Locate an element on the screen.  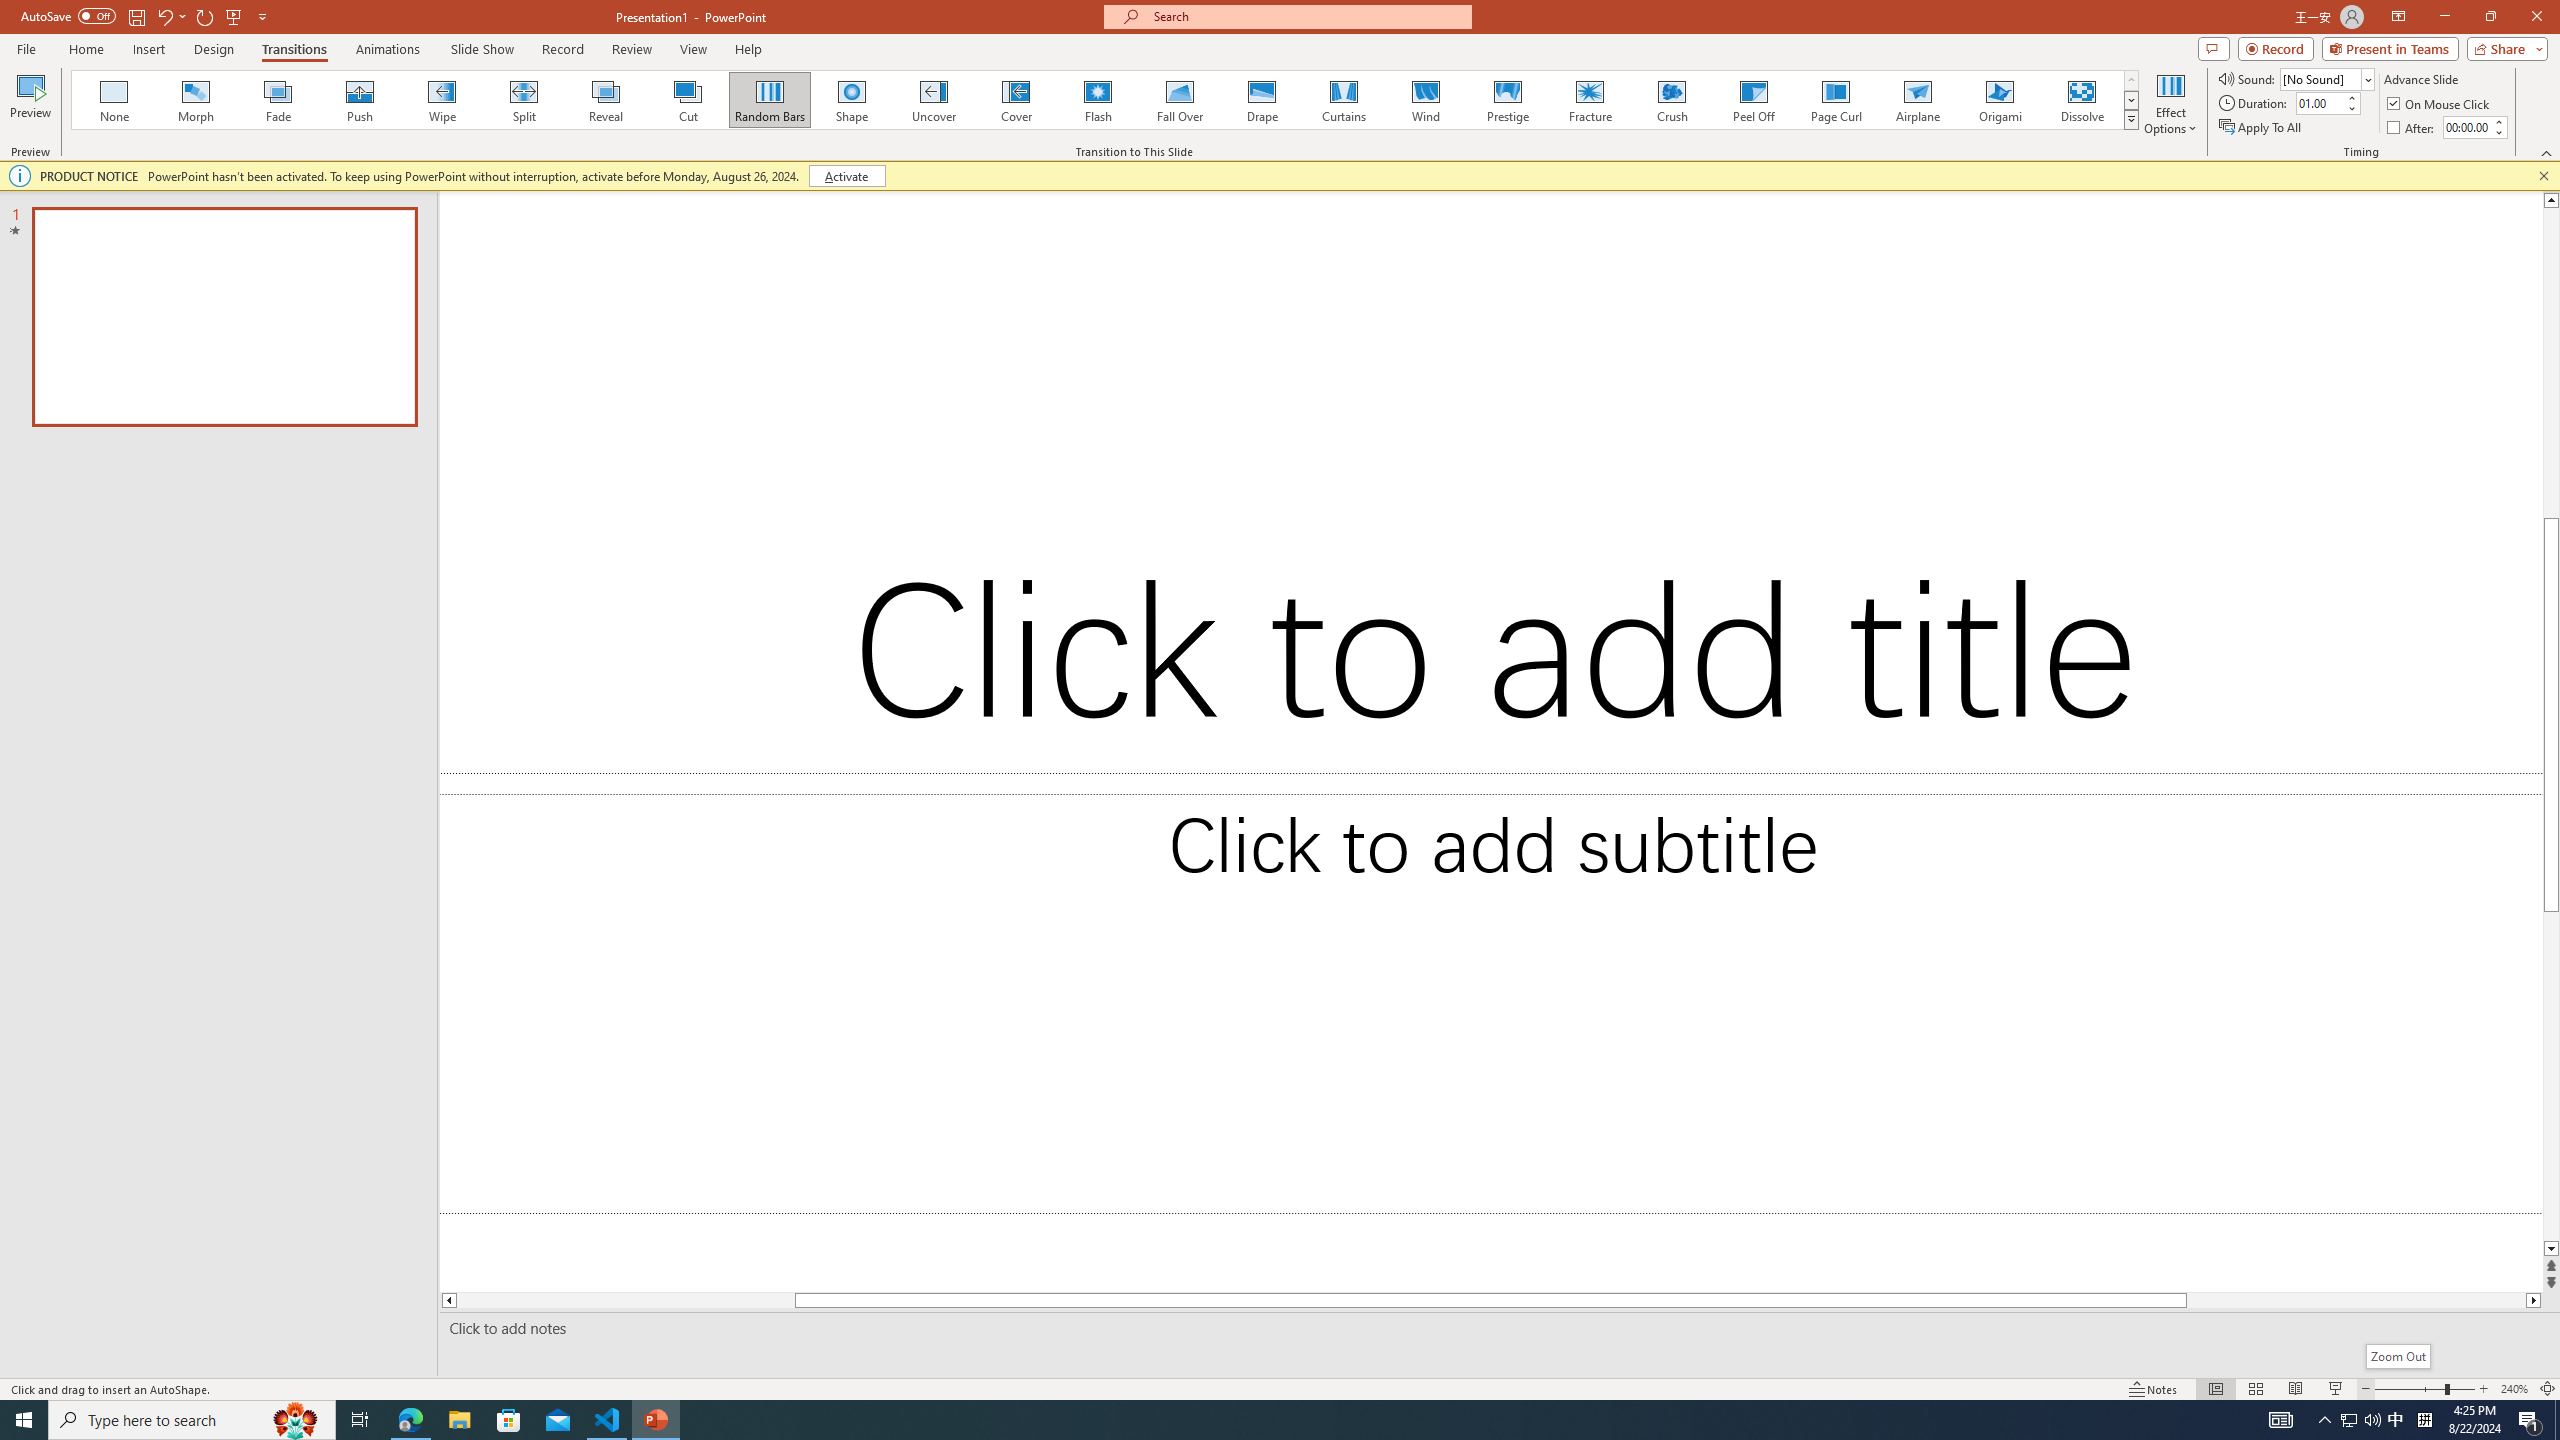
'Peel Off' is located at coordinates (1752, 99).